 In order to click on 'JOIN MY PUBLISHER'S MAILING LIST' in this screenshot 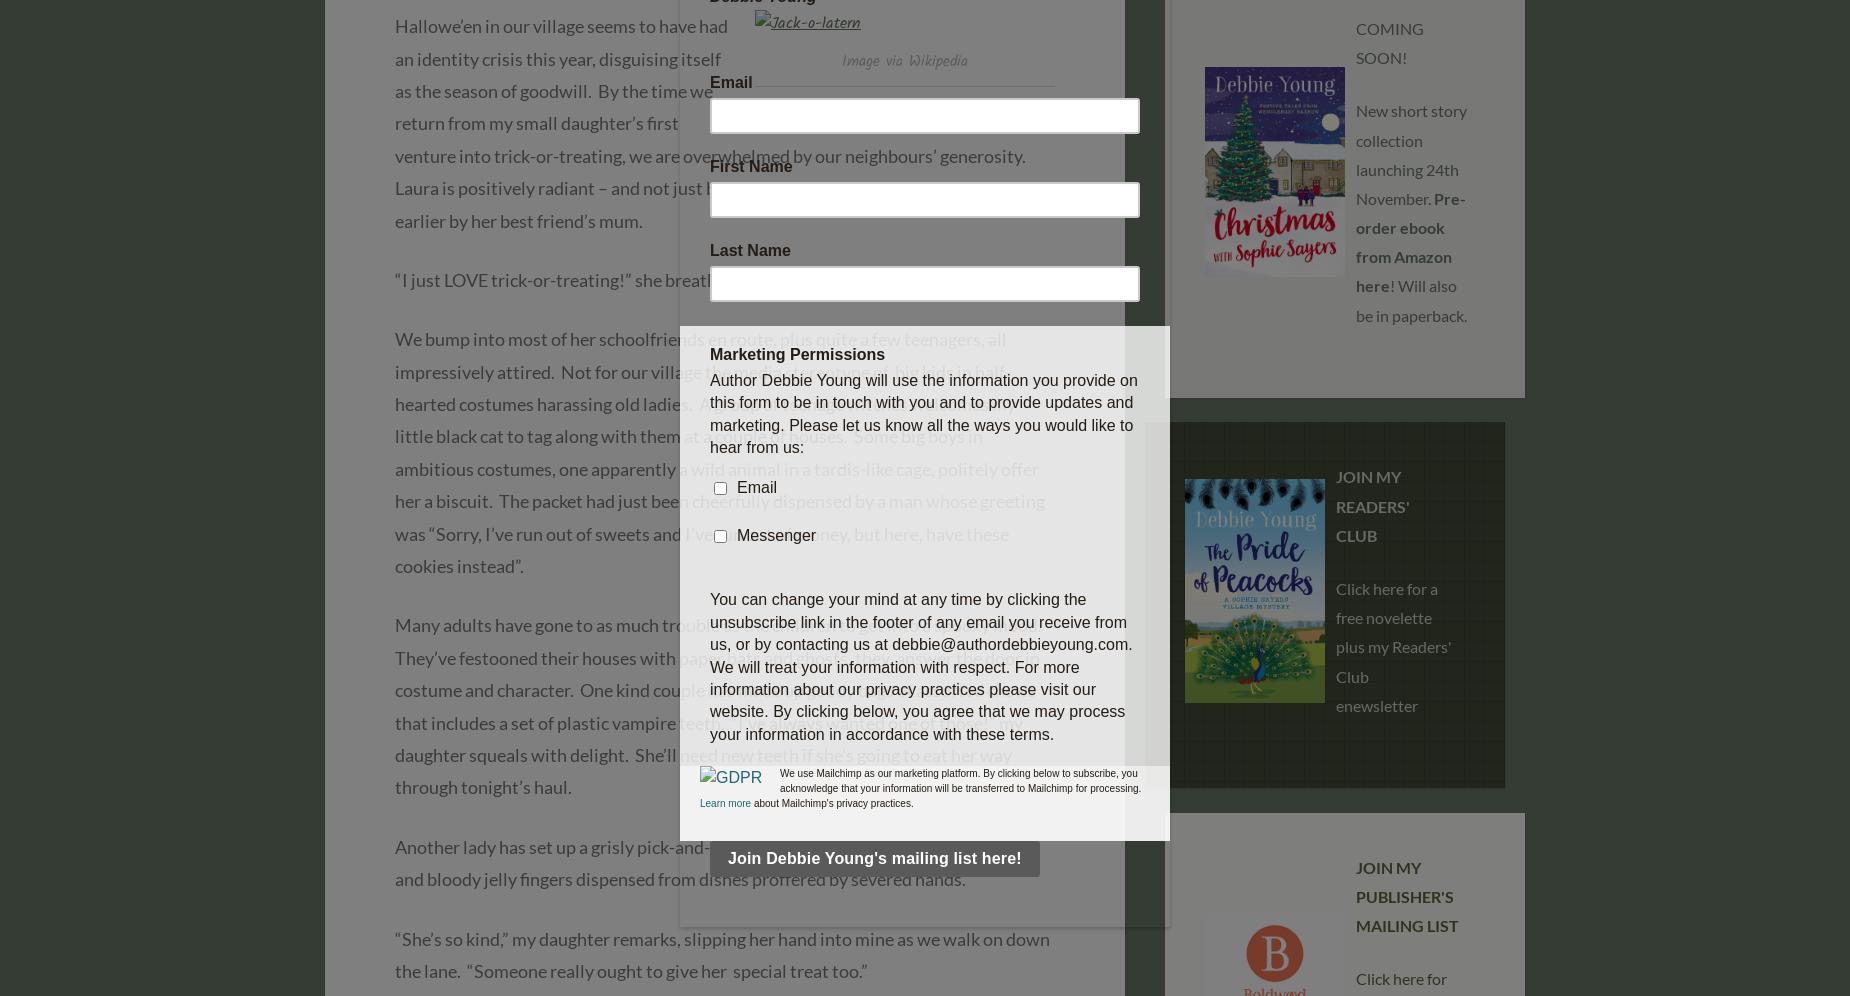, I will do `click(1407, 894)`.